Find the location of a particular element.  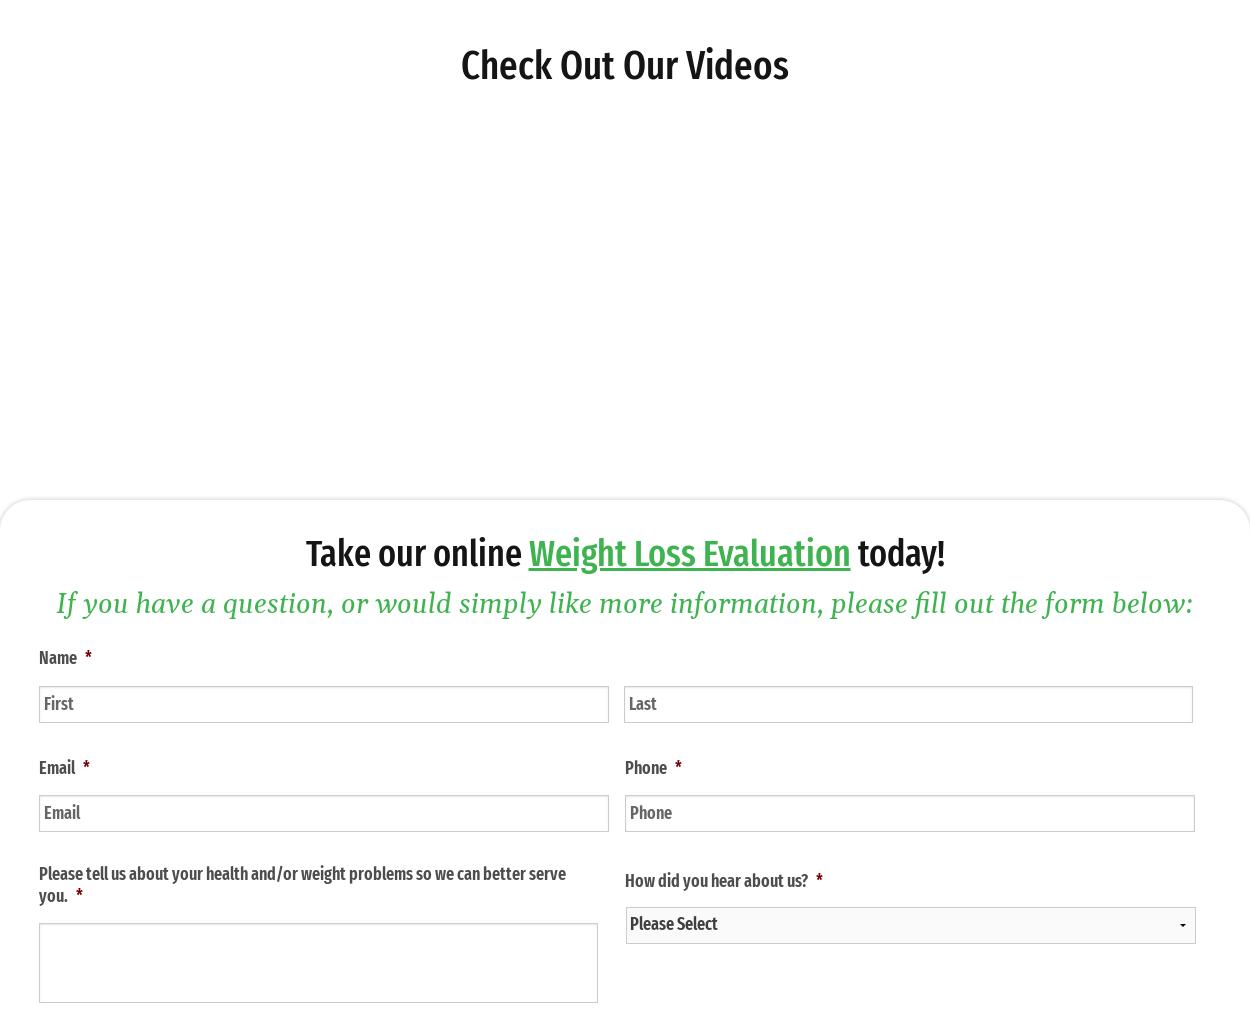

'Check Out Our Videos' is located at coordinates (625, 64).